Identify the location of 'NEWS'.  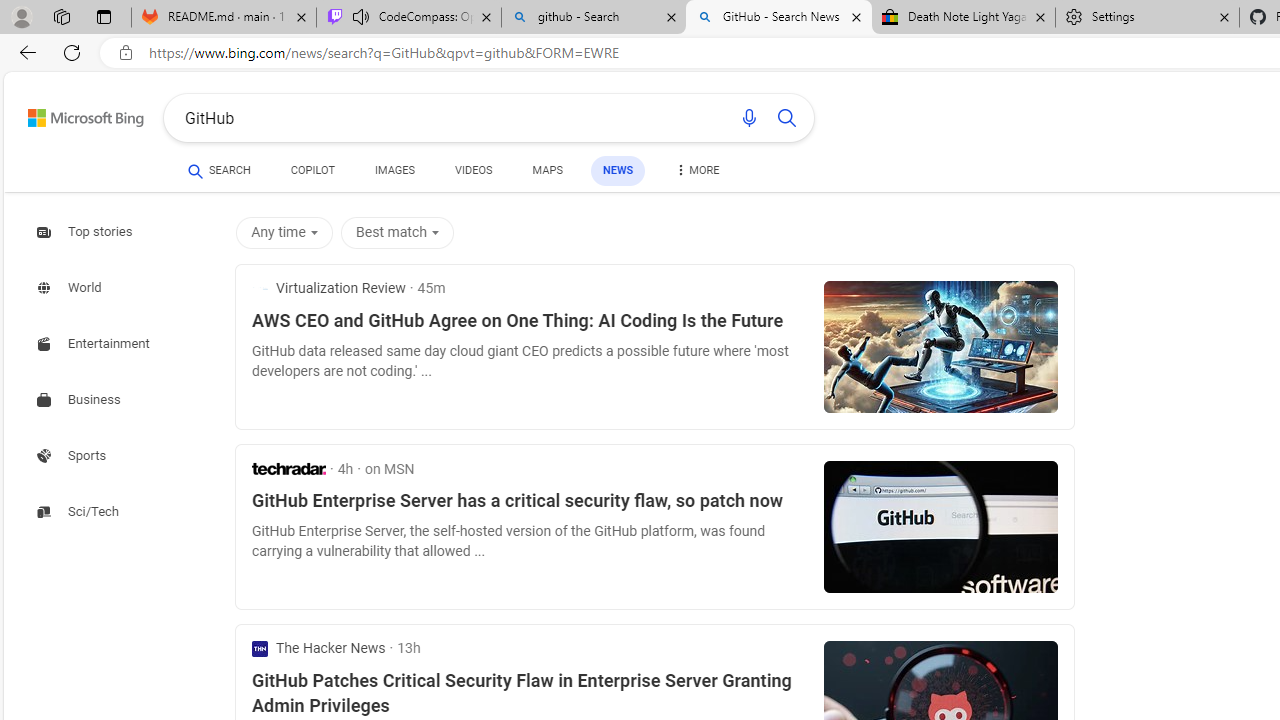
(617, 169).